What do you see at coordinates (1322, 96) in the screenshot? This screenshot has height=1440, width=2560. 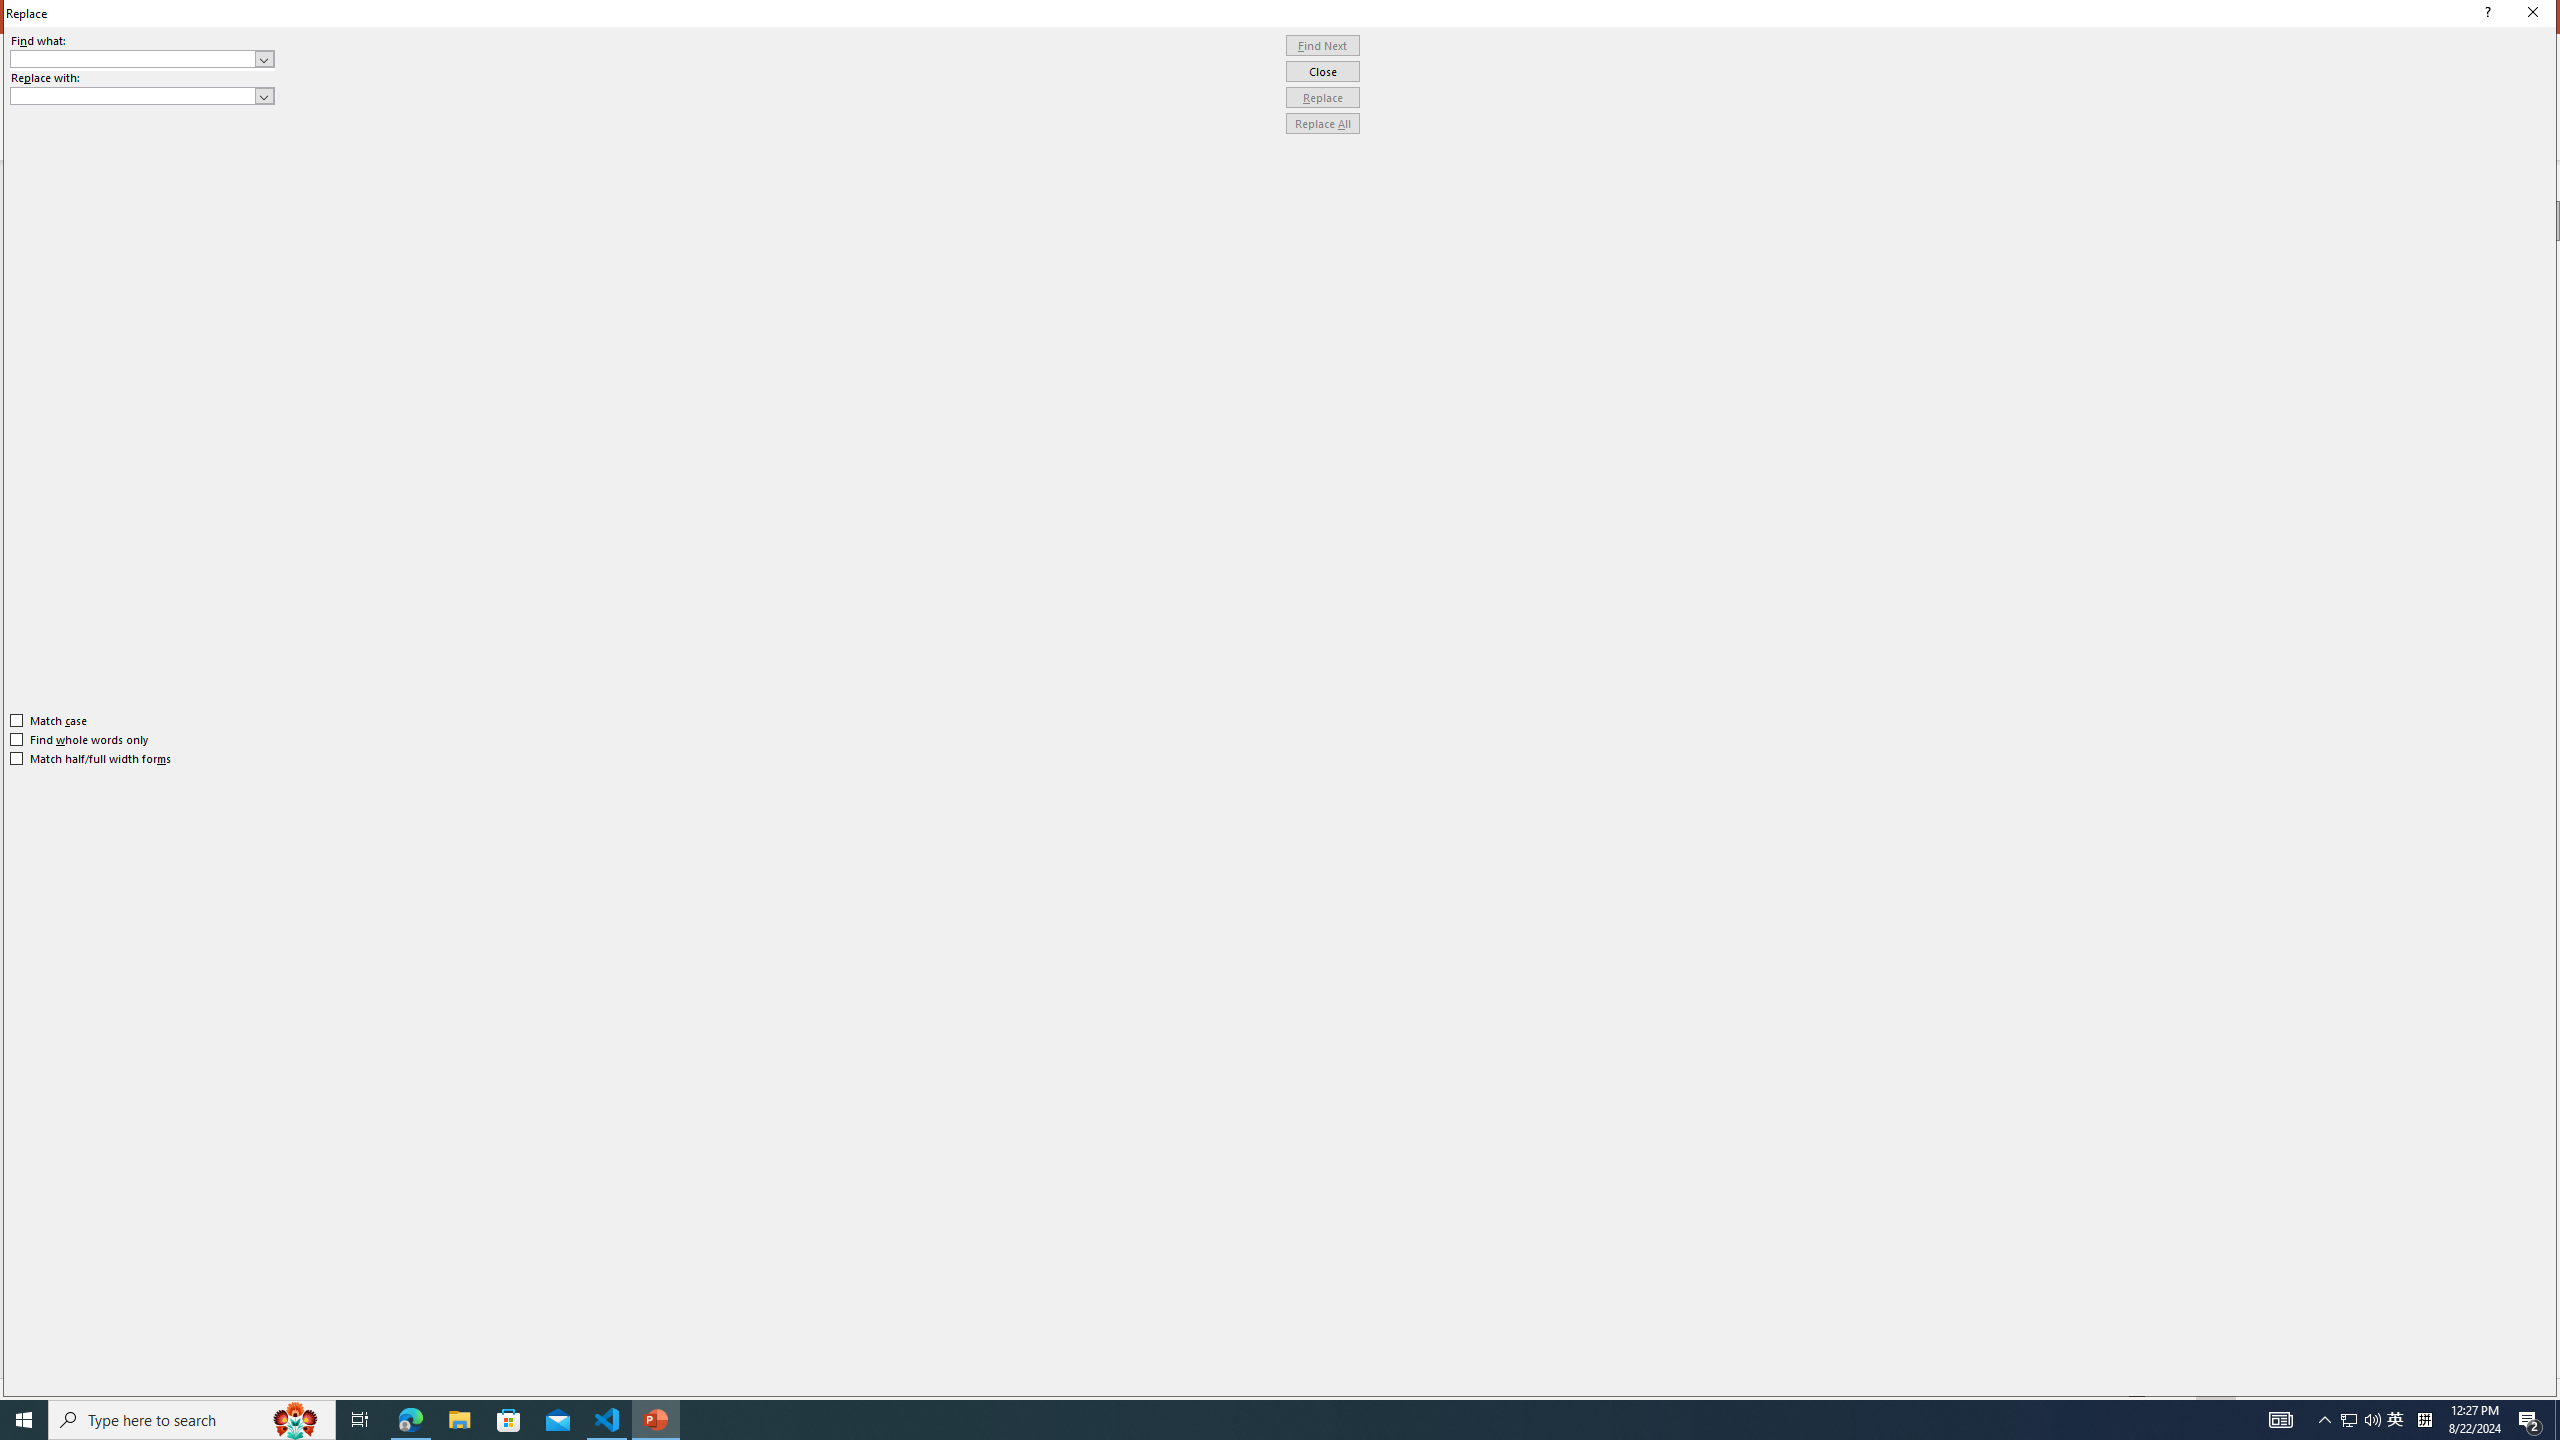 I see `'Replace'` at bounding box center [1322, 96].